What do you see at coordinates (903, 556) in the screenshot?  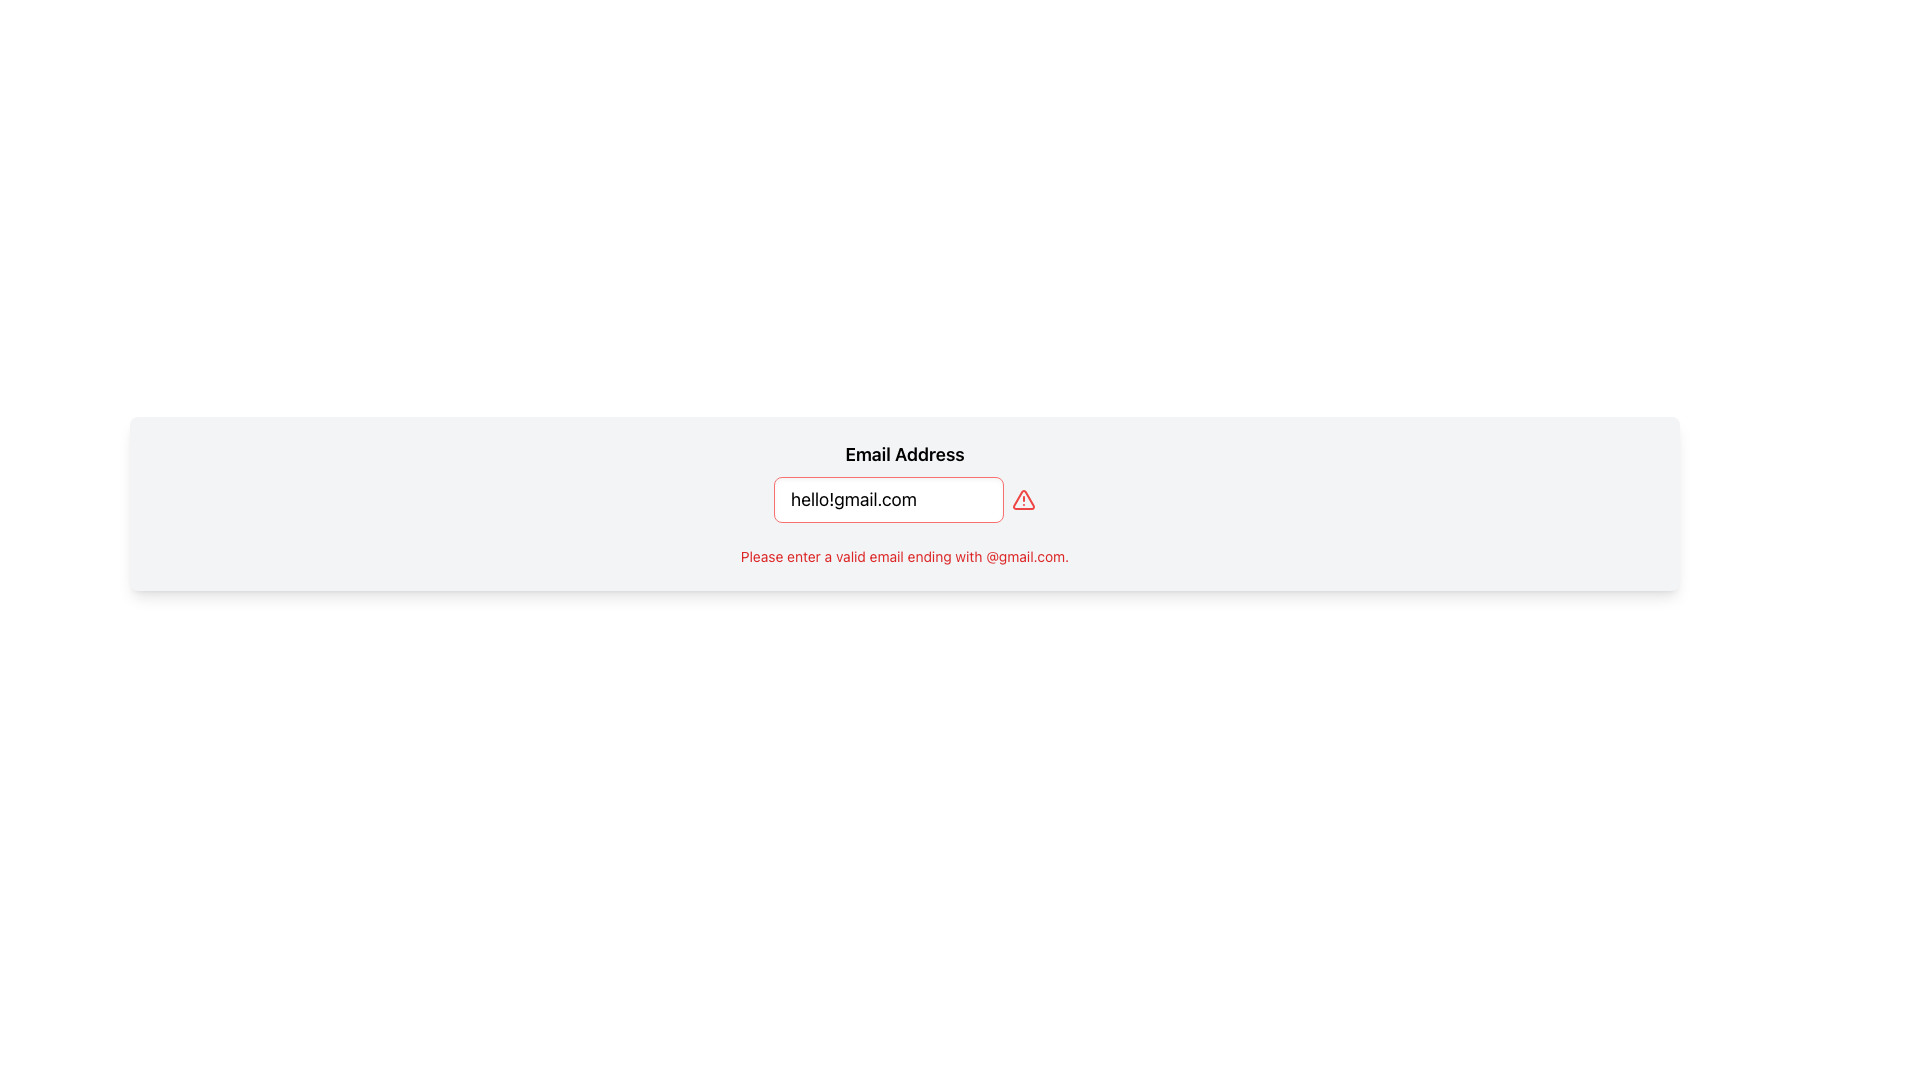 I see `the red text message that instructs to enter a valid email ending with @gmail.com` at bounding box center [903, 556].